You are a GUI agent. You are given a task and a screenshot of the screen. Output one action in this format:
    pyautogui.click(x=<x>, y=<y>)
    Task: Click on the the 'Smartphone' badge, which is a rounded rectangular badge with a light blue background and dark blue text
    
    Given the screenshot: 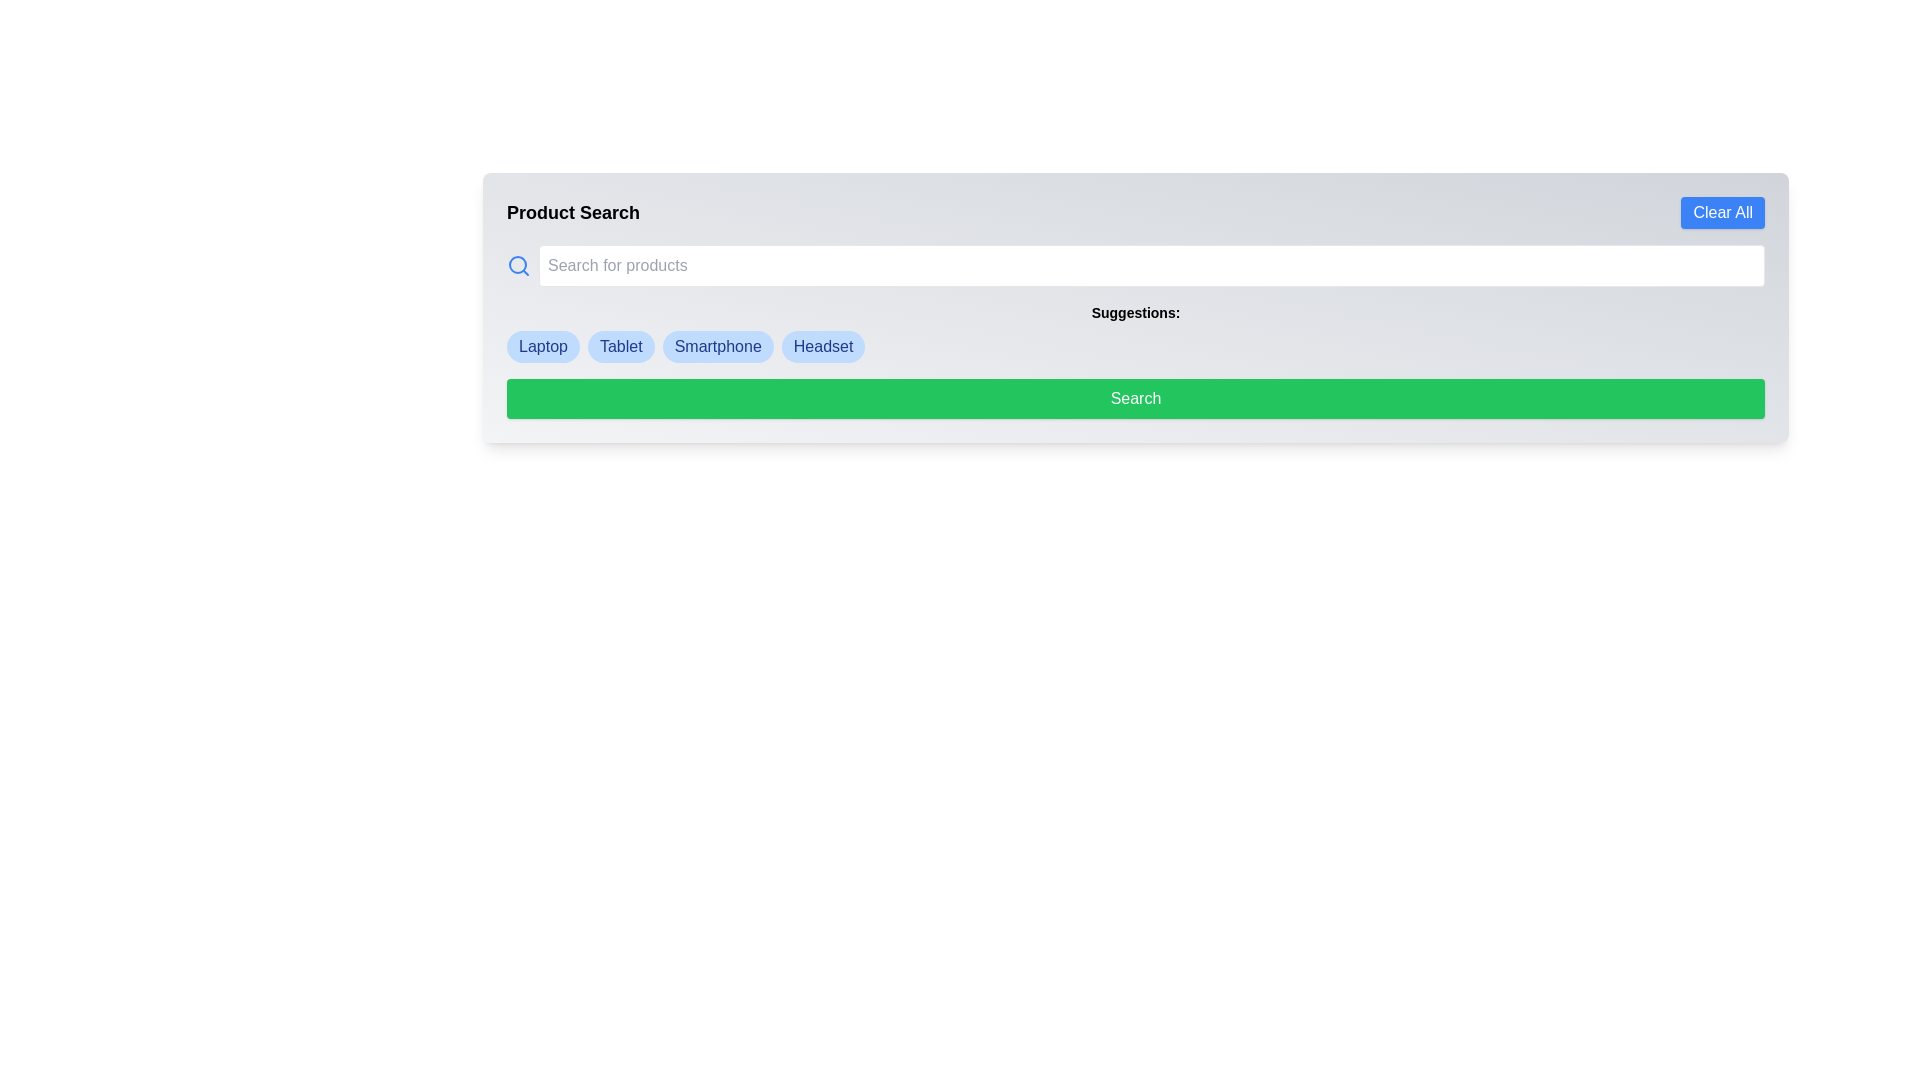 What is the action you would take?
    pyautogui.click(x=718, y=346)
    